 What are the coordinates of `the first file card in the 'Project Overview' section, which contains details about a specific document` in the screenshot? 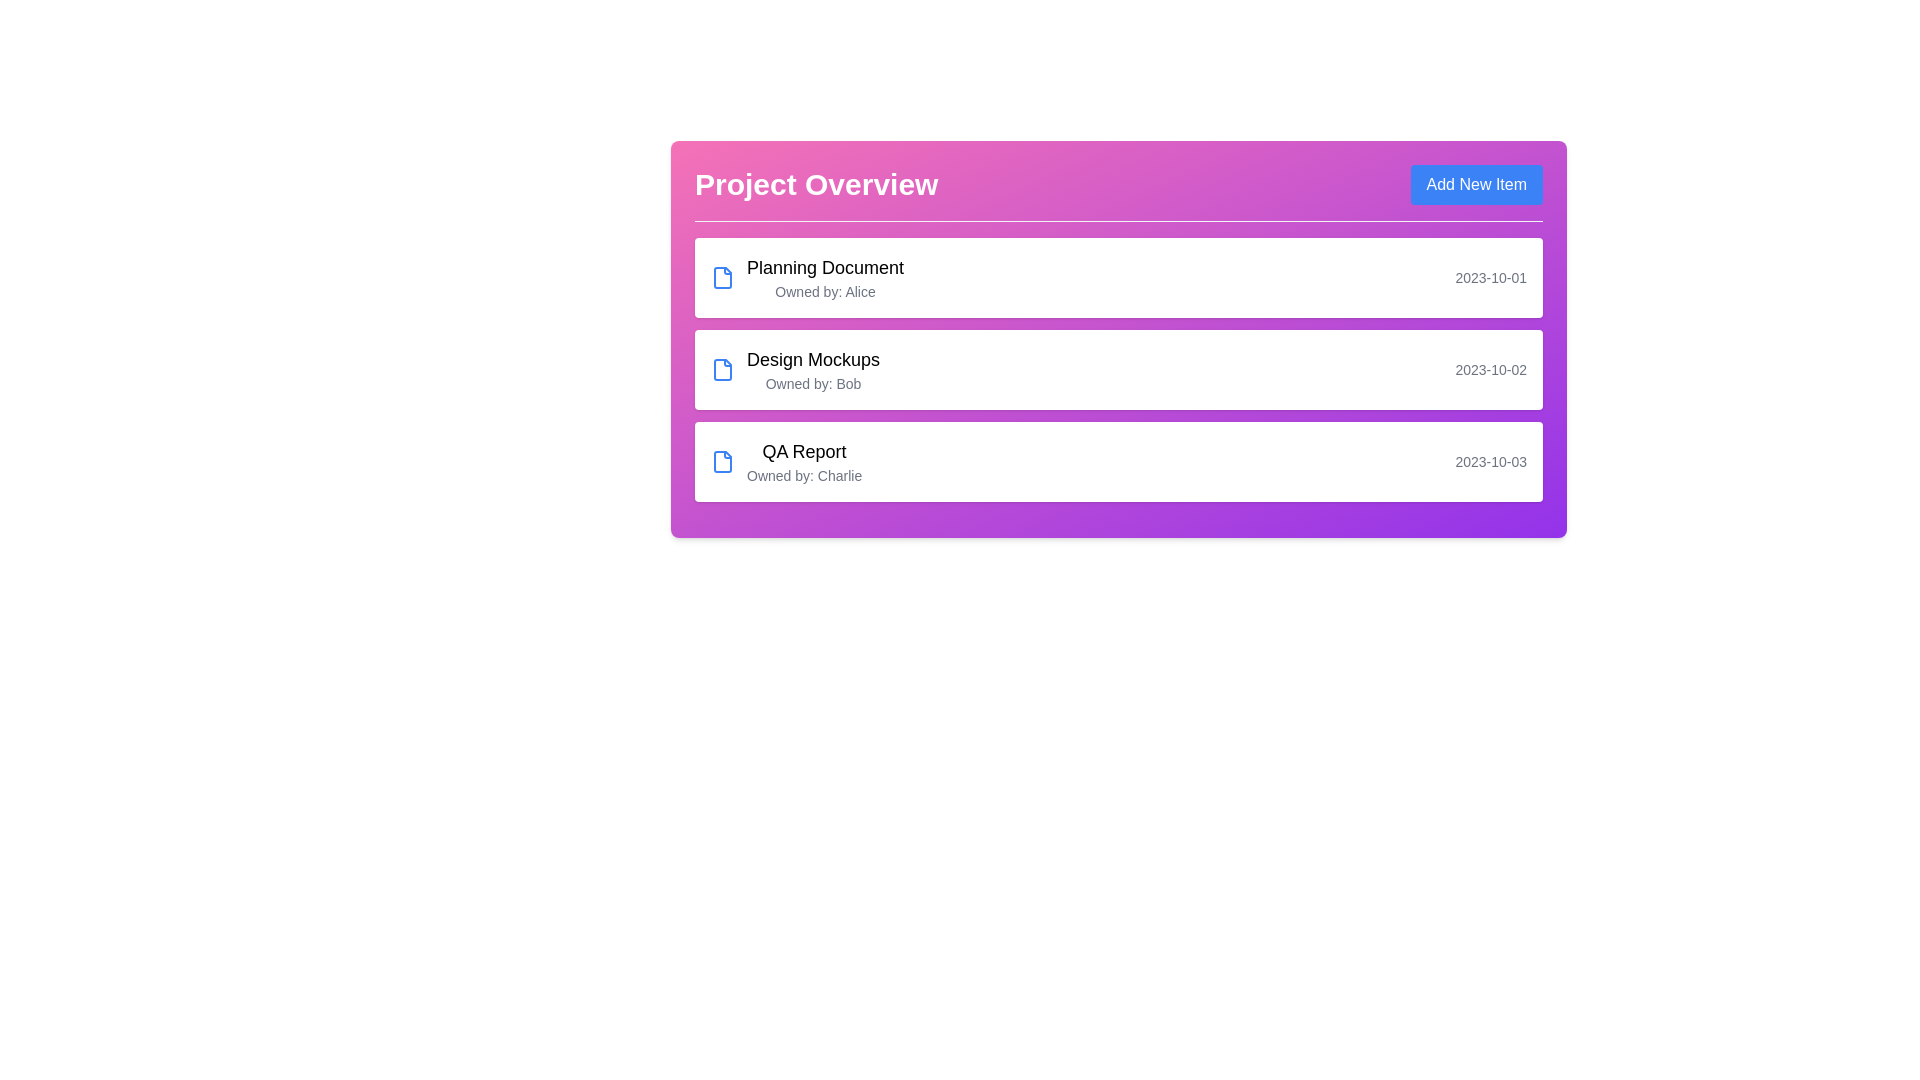 It's located at (1117, 277).